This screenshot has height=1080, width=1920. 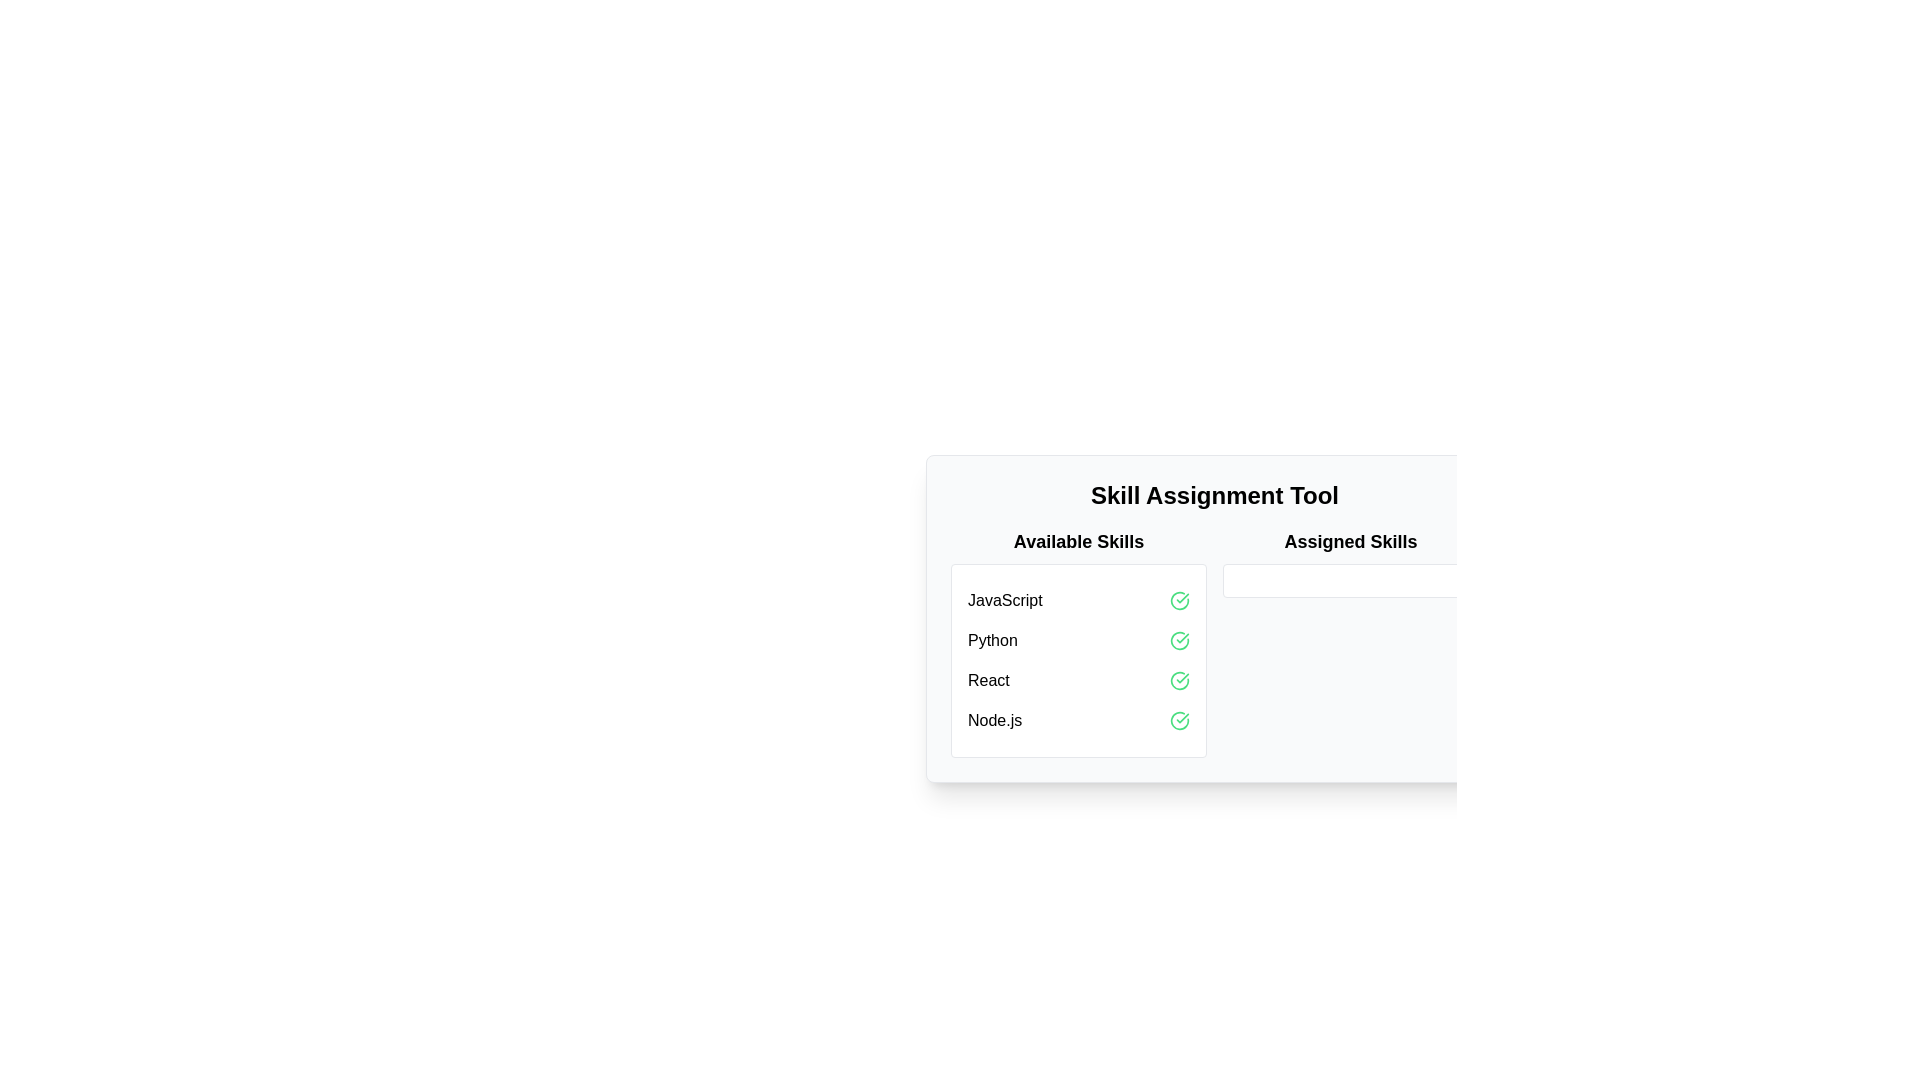 I want to click on the fourth icon in the 'Available Skills' section that indicates the 'Node.js' skill is active, so click(x=1180, y=721).